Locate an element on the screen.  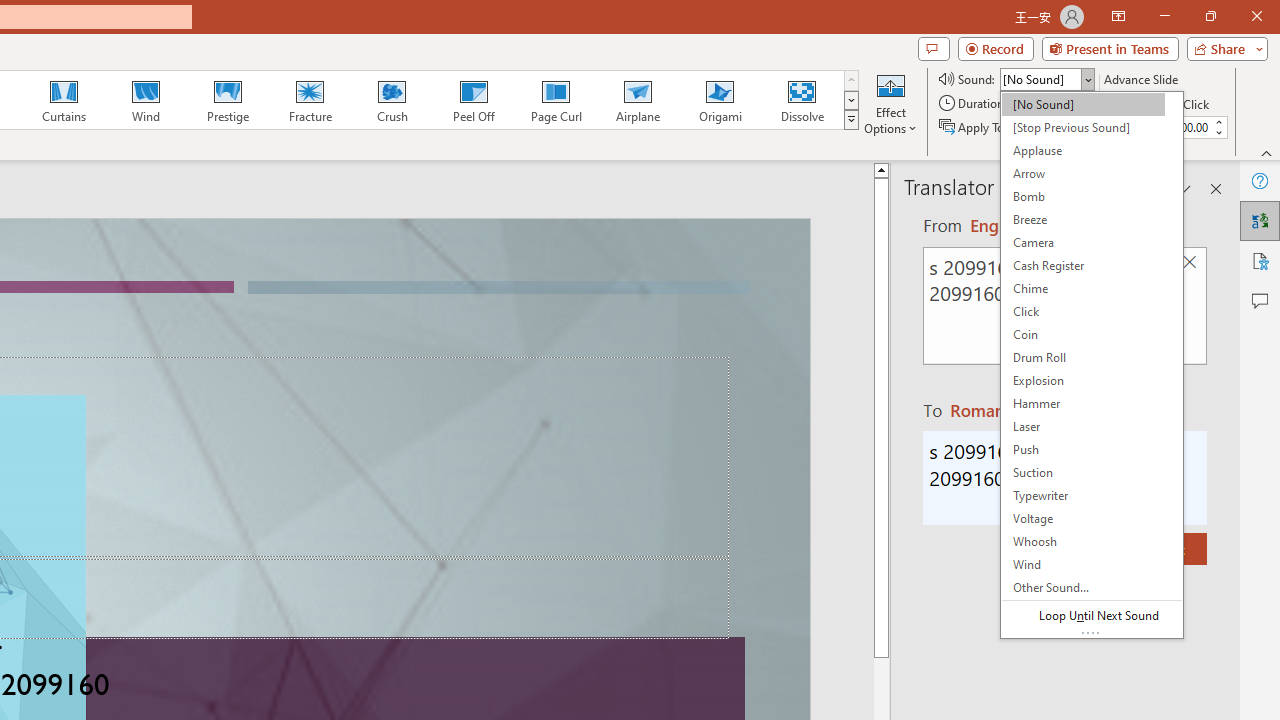
'Curtains' is located at coordinates (64, 100).